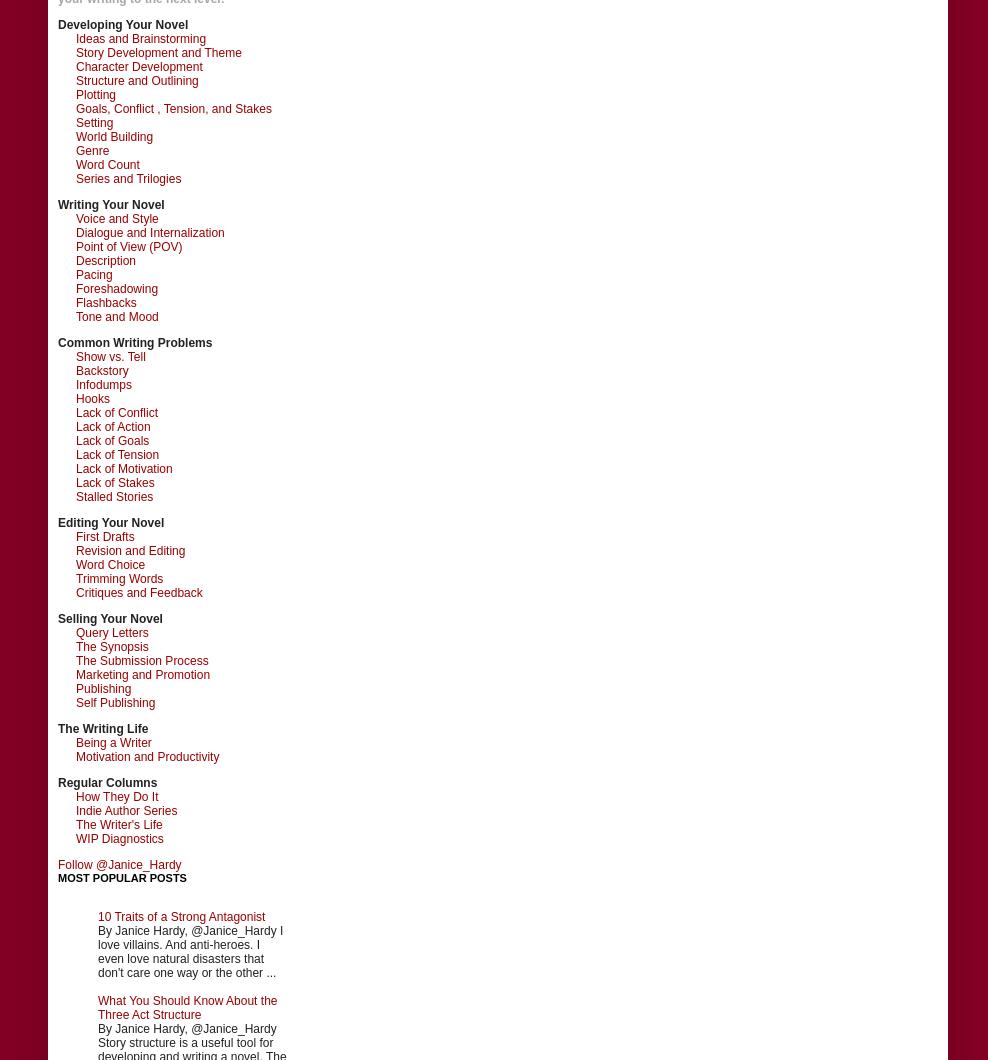 The width and height of the screenshot is (988, 1060). Describe the element at coordinates (146, 754) in the screenshot. I see `'Motivation and Productivity'` at that location.